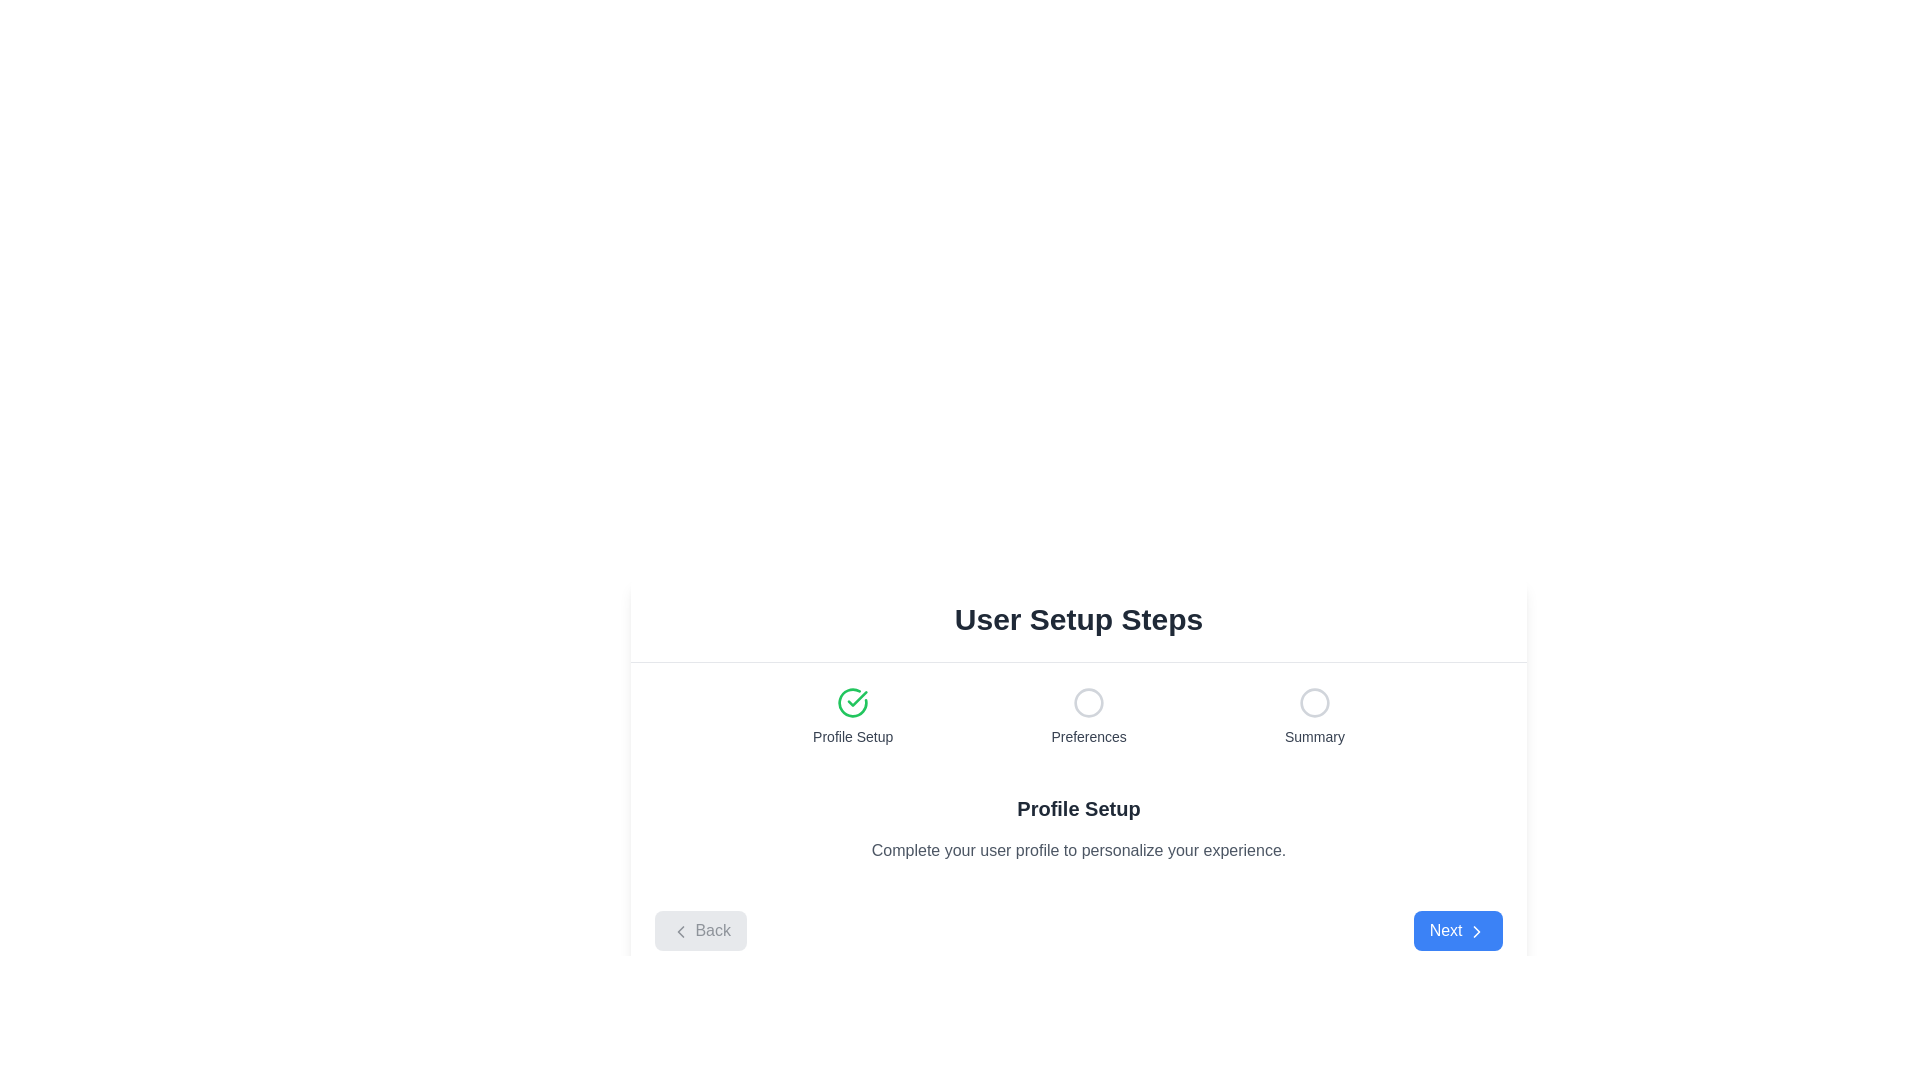  Describe the element at coordinates (1078, 619) in the screenshot. I see `the Text Label or Heading at the top of the user setup panel, which introduces the user setup process` at that location.